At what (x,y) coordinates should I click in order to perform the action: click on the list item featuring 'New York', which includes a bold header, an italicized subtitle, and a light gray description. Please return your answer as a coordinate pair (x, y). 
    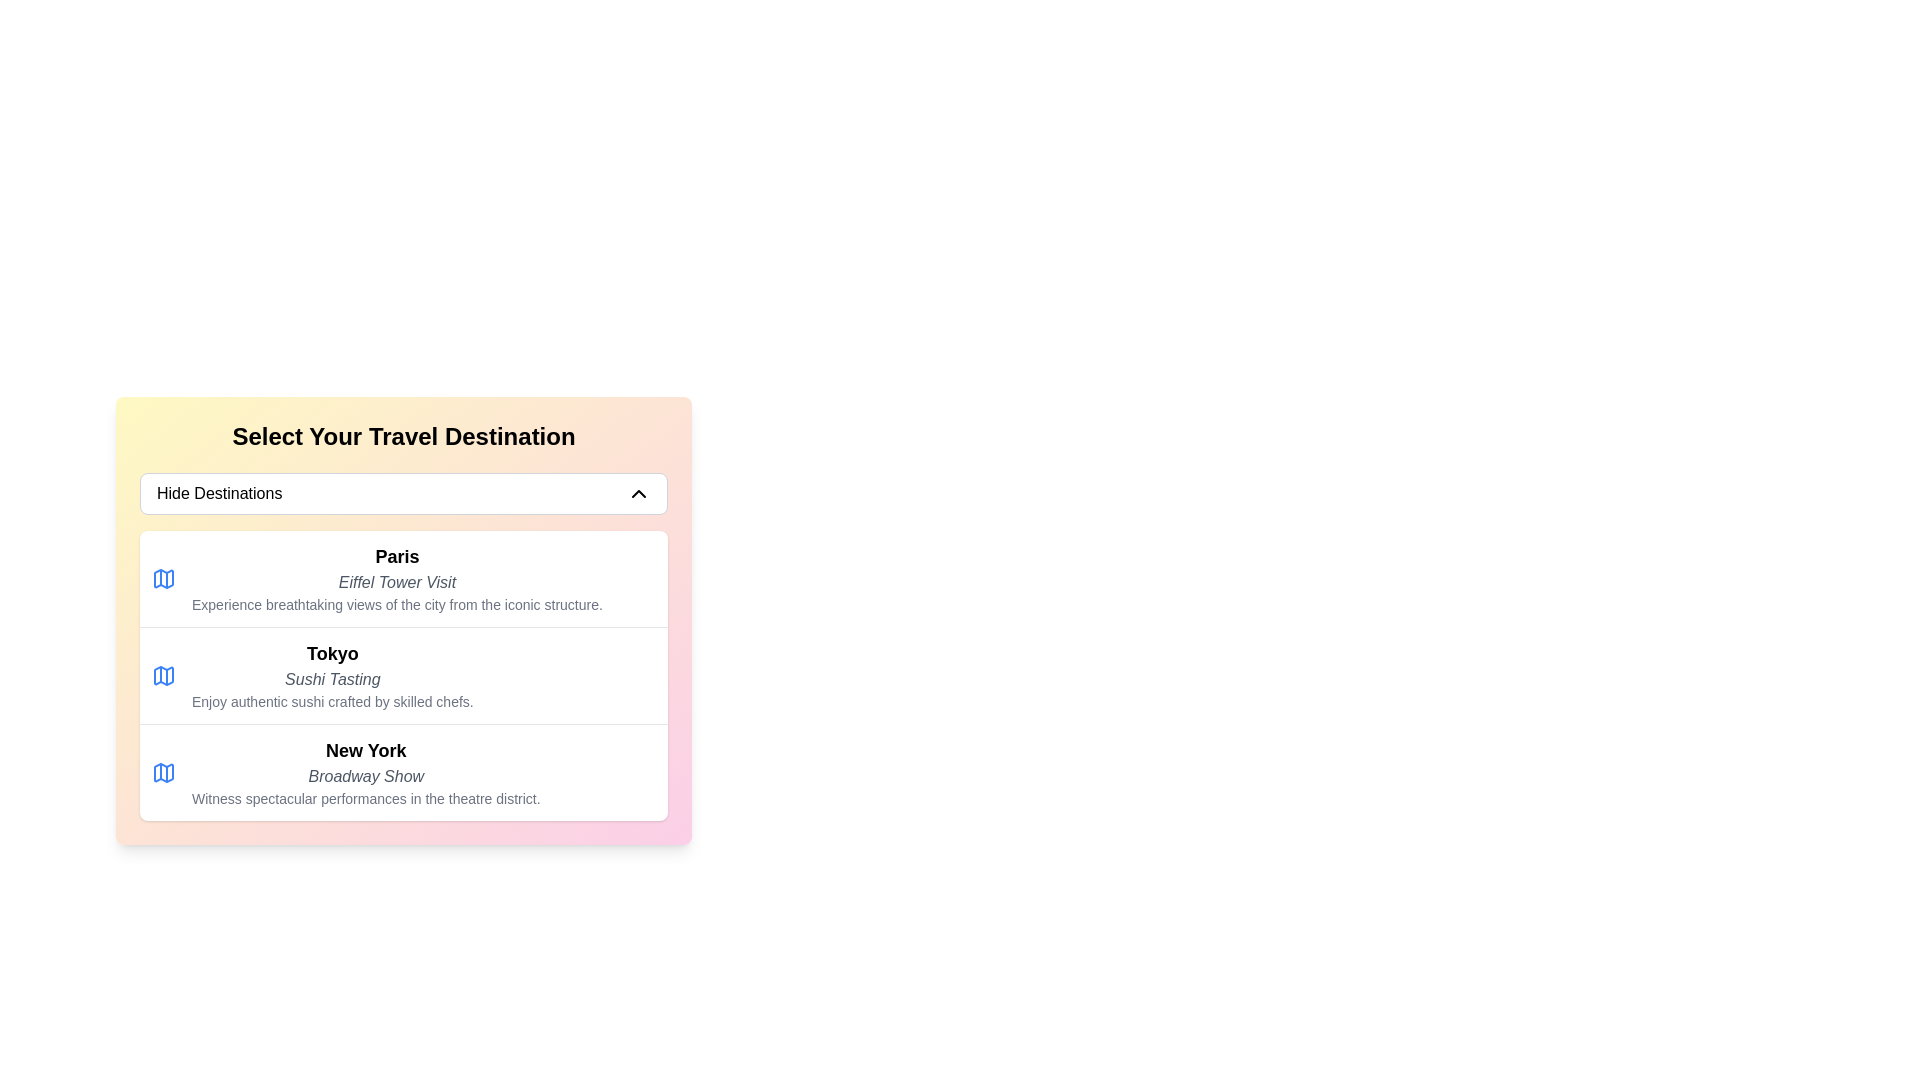
    Looking at the image, I should click on (366, 771).